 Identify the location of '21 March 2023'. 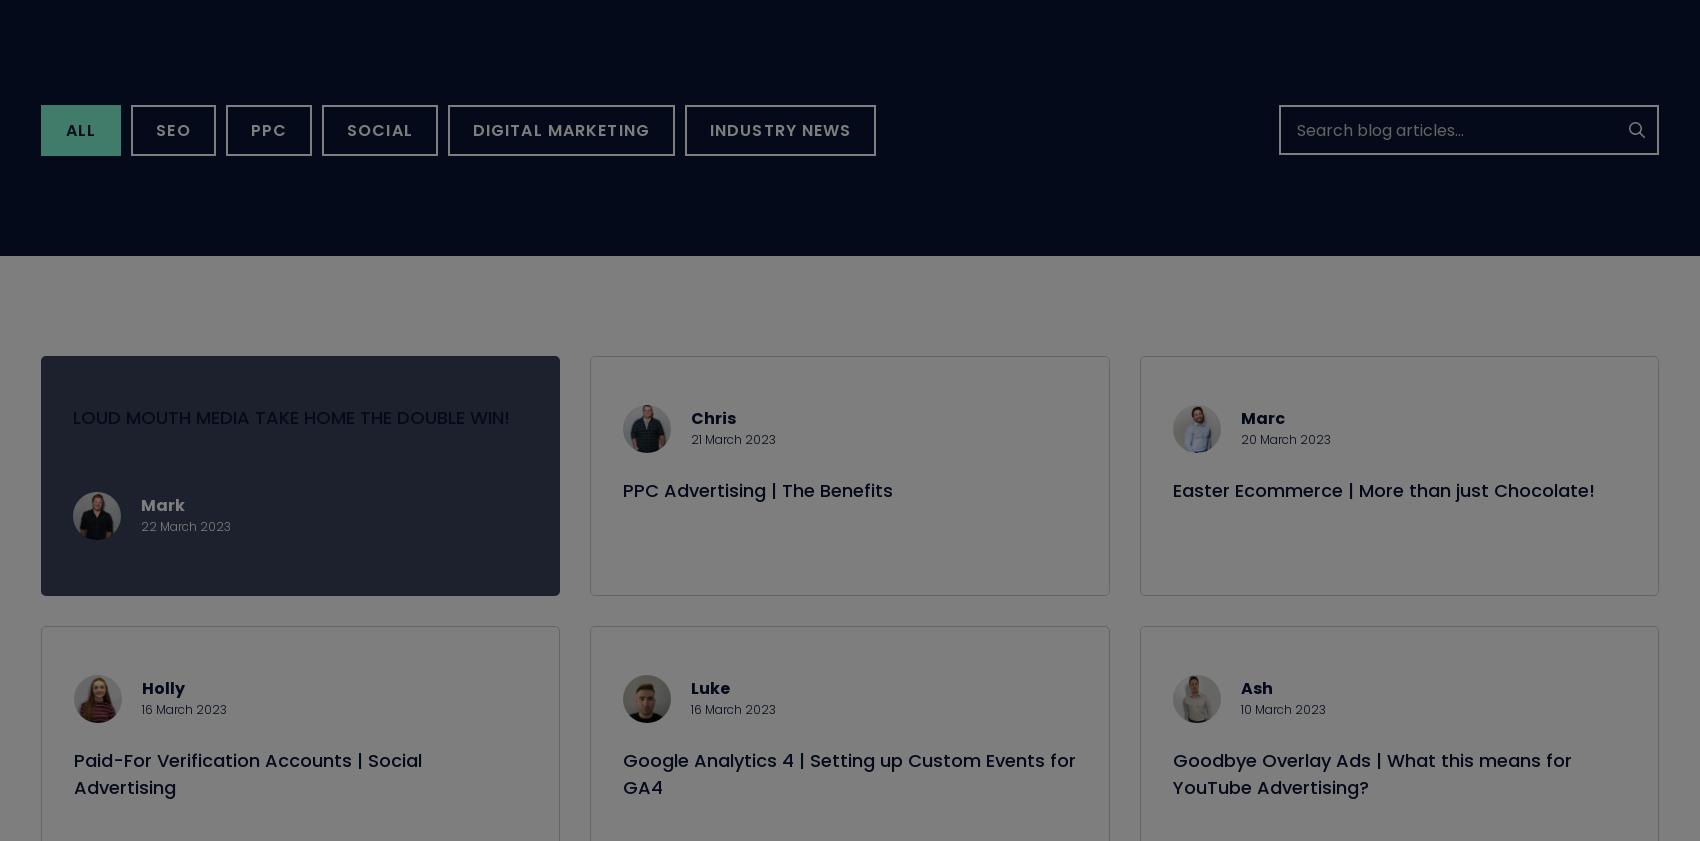
(733, 462).